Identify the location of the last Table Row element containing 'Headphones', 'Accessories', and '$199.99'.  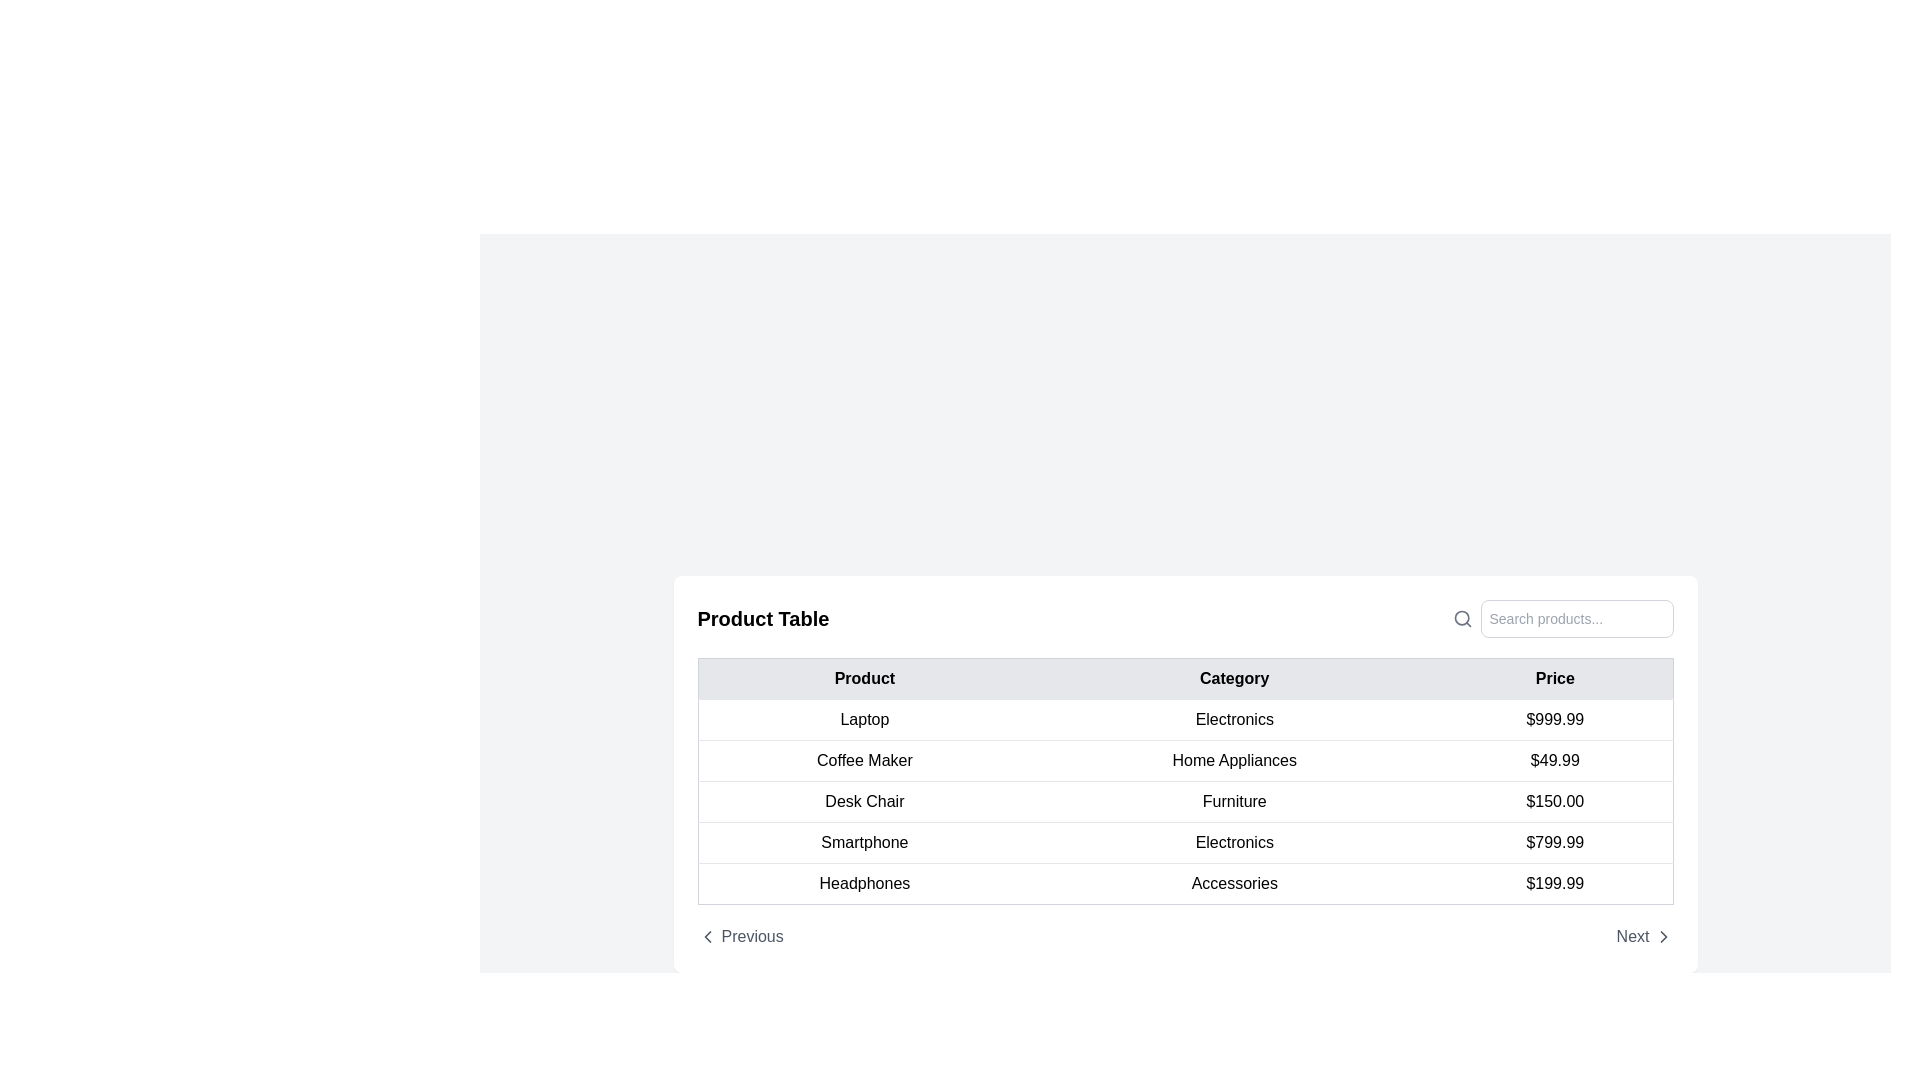
(1185, 882).